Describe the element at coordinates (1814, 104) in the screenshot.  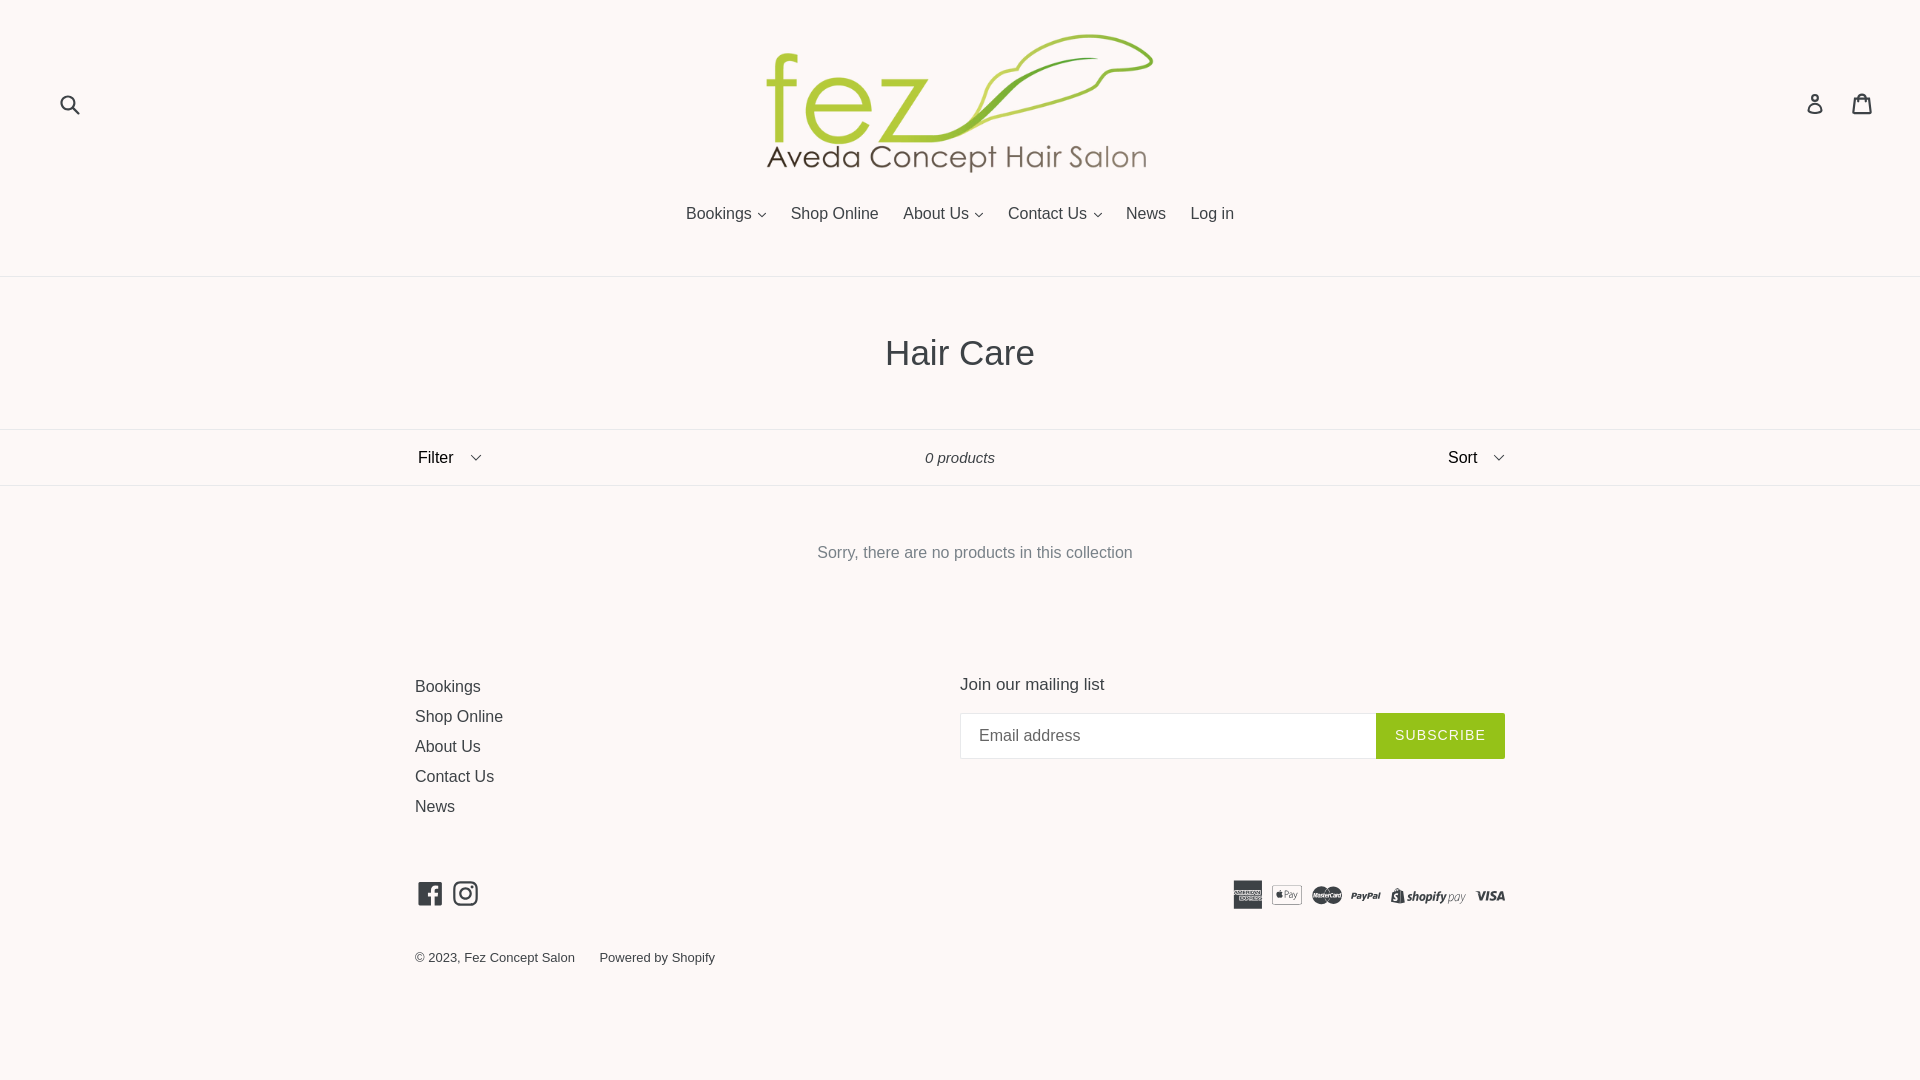
I see `'Log in'` at that location.